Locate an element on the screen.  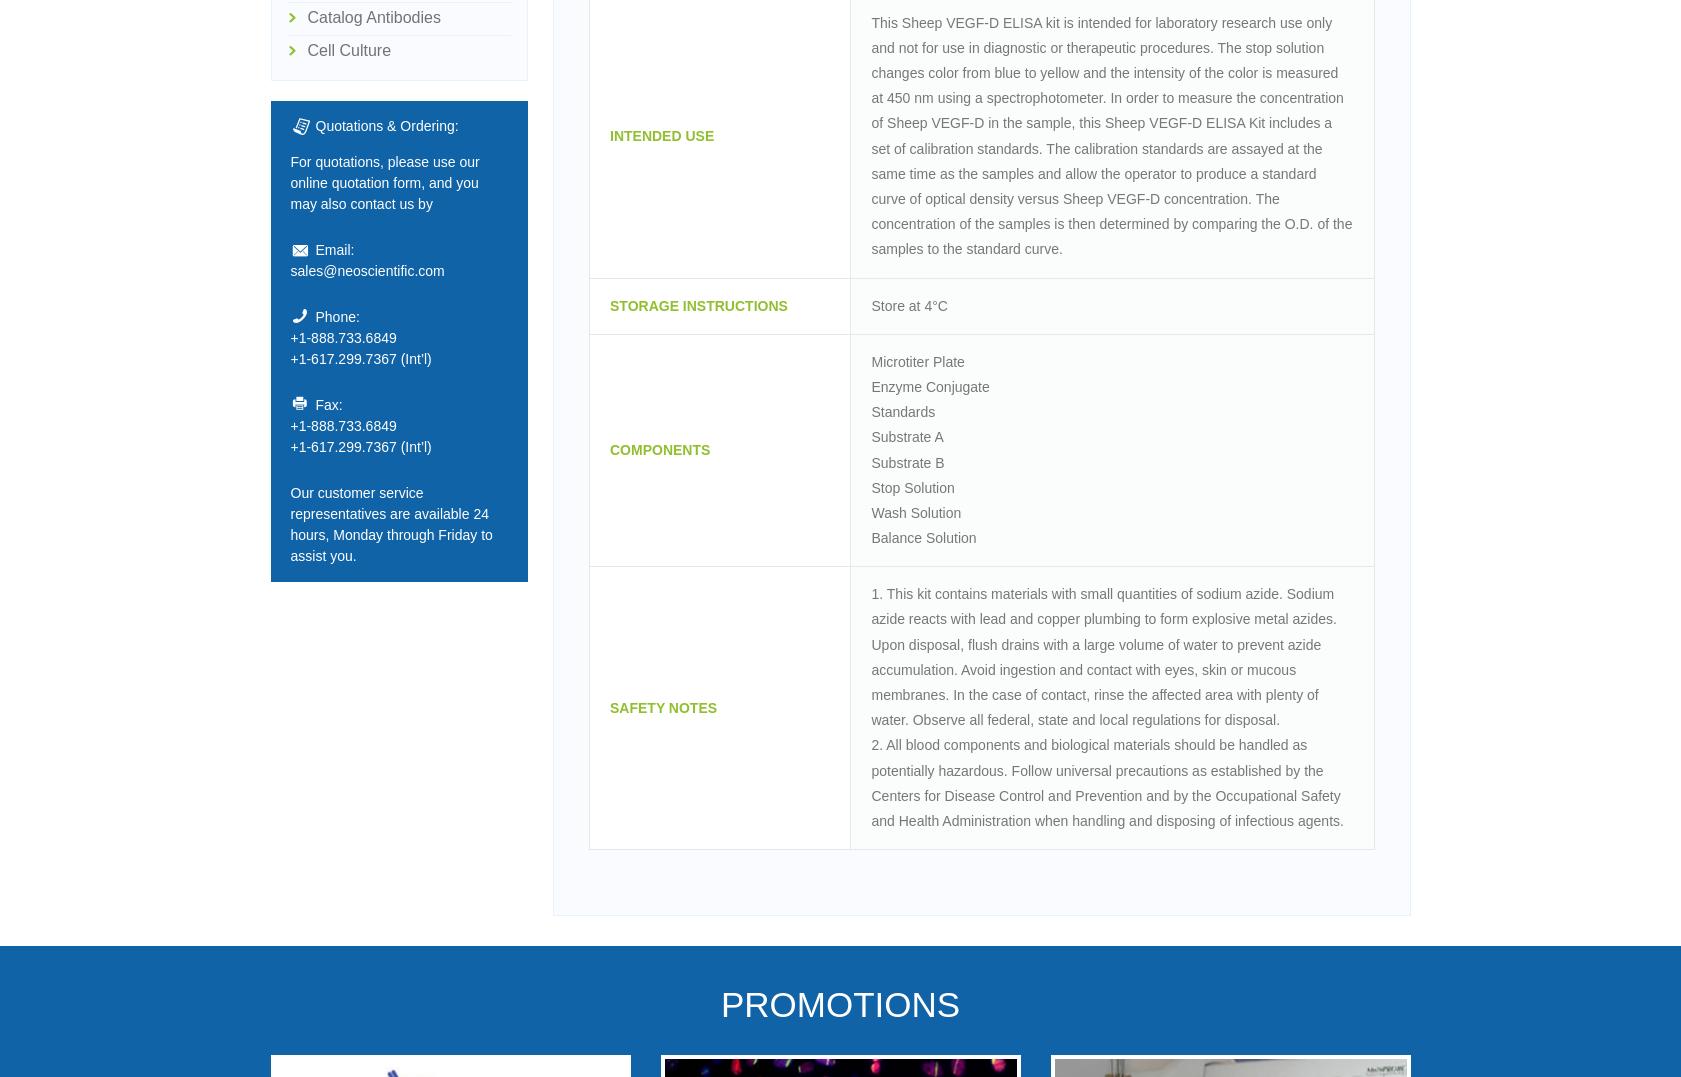
'For quotations, please use our online quotation form, and you may also contact us by' is located at coordinates (383, 181).